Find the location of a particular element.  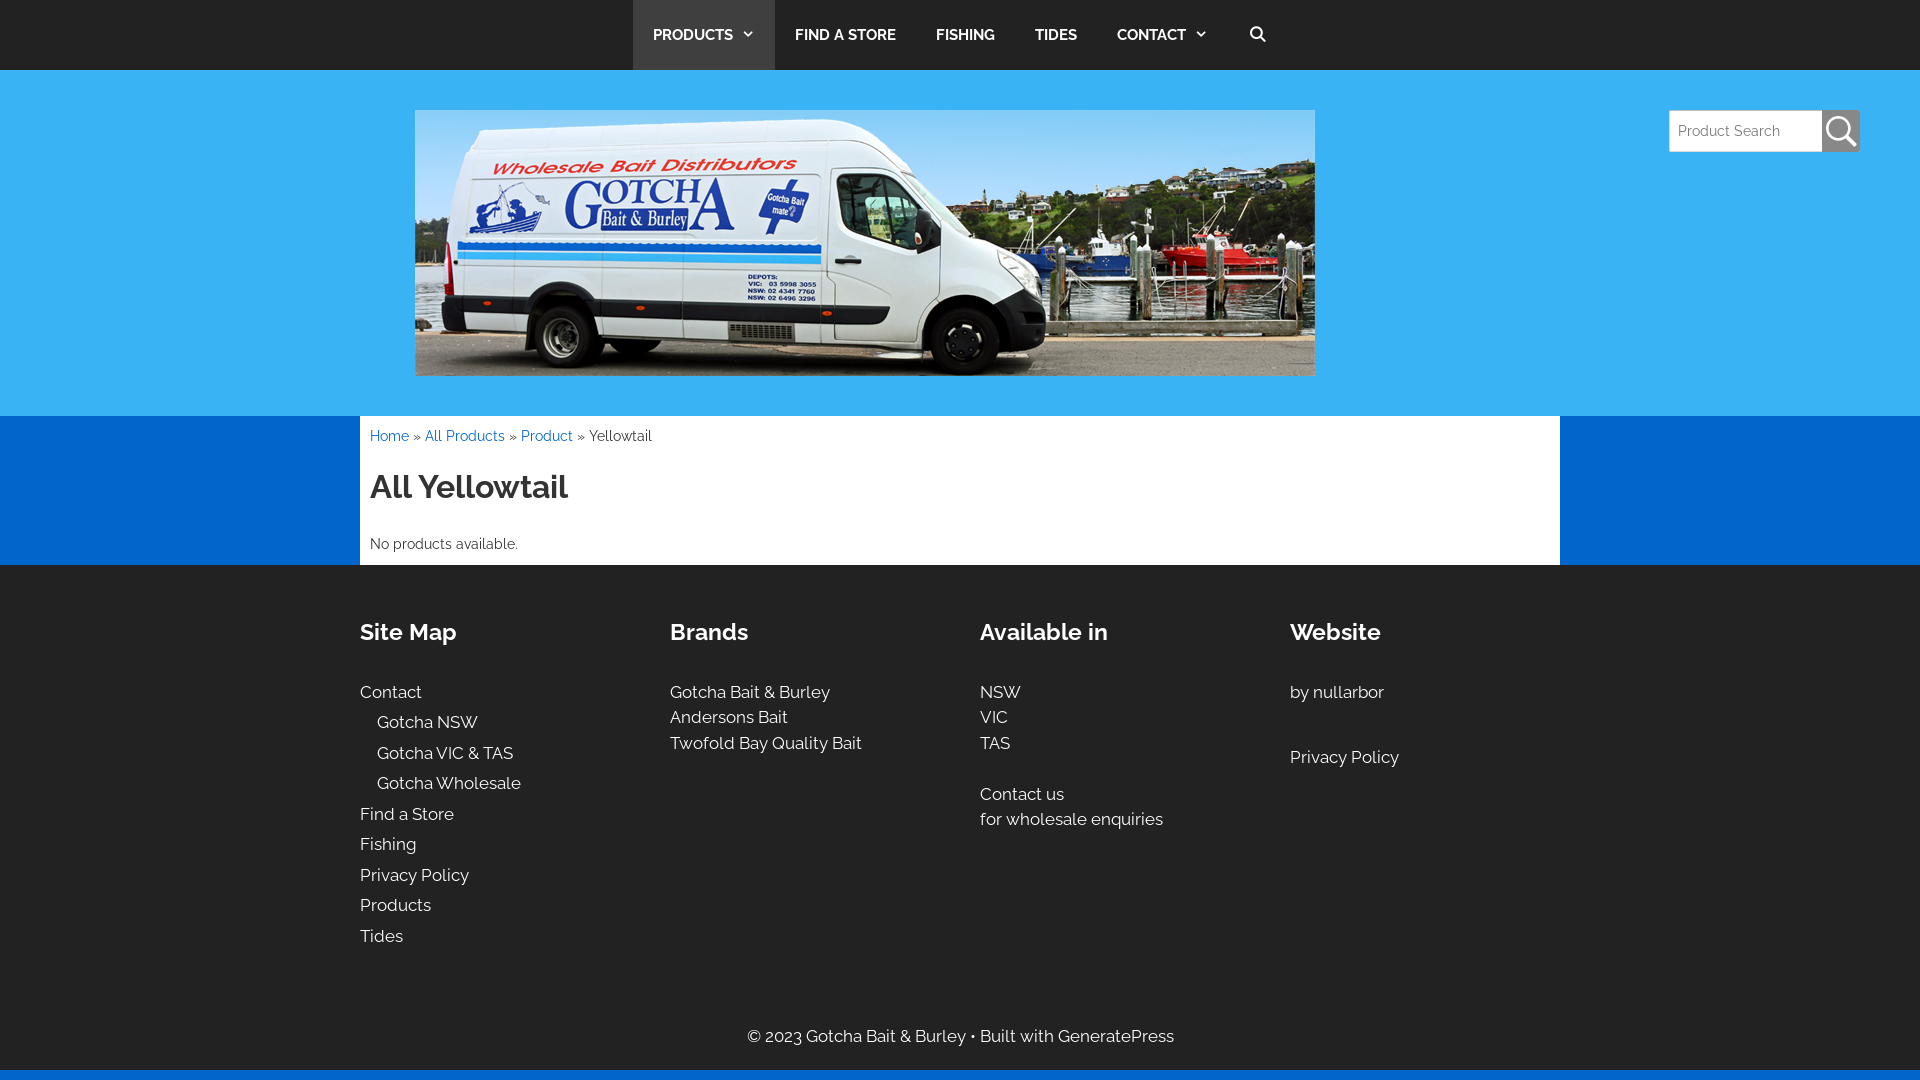

'CONTACT' is located at coordinates (1162, 34).